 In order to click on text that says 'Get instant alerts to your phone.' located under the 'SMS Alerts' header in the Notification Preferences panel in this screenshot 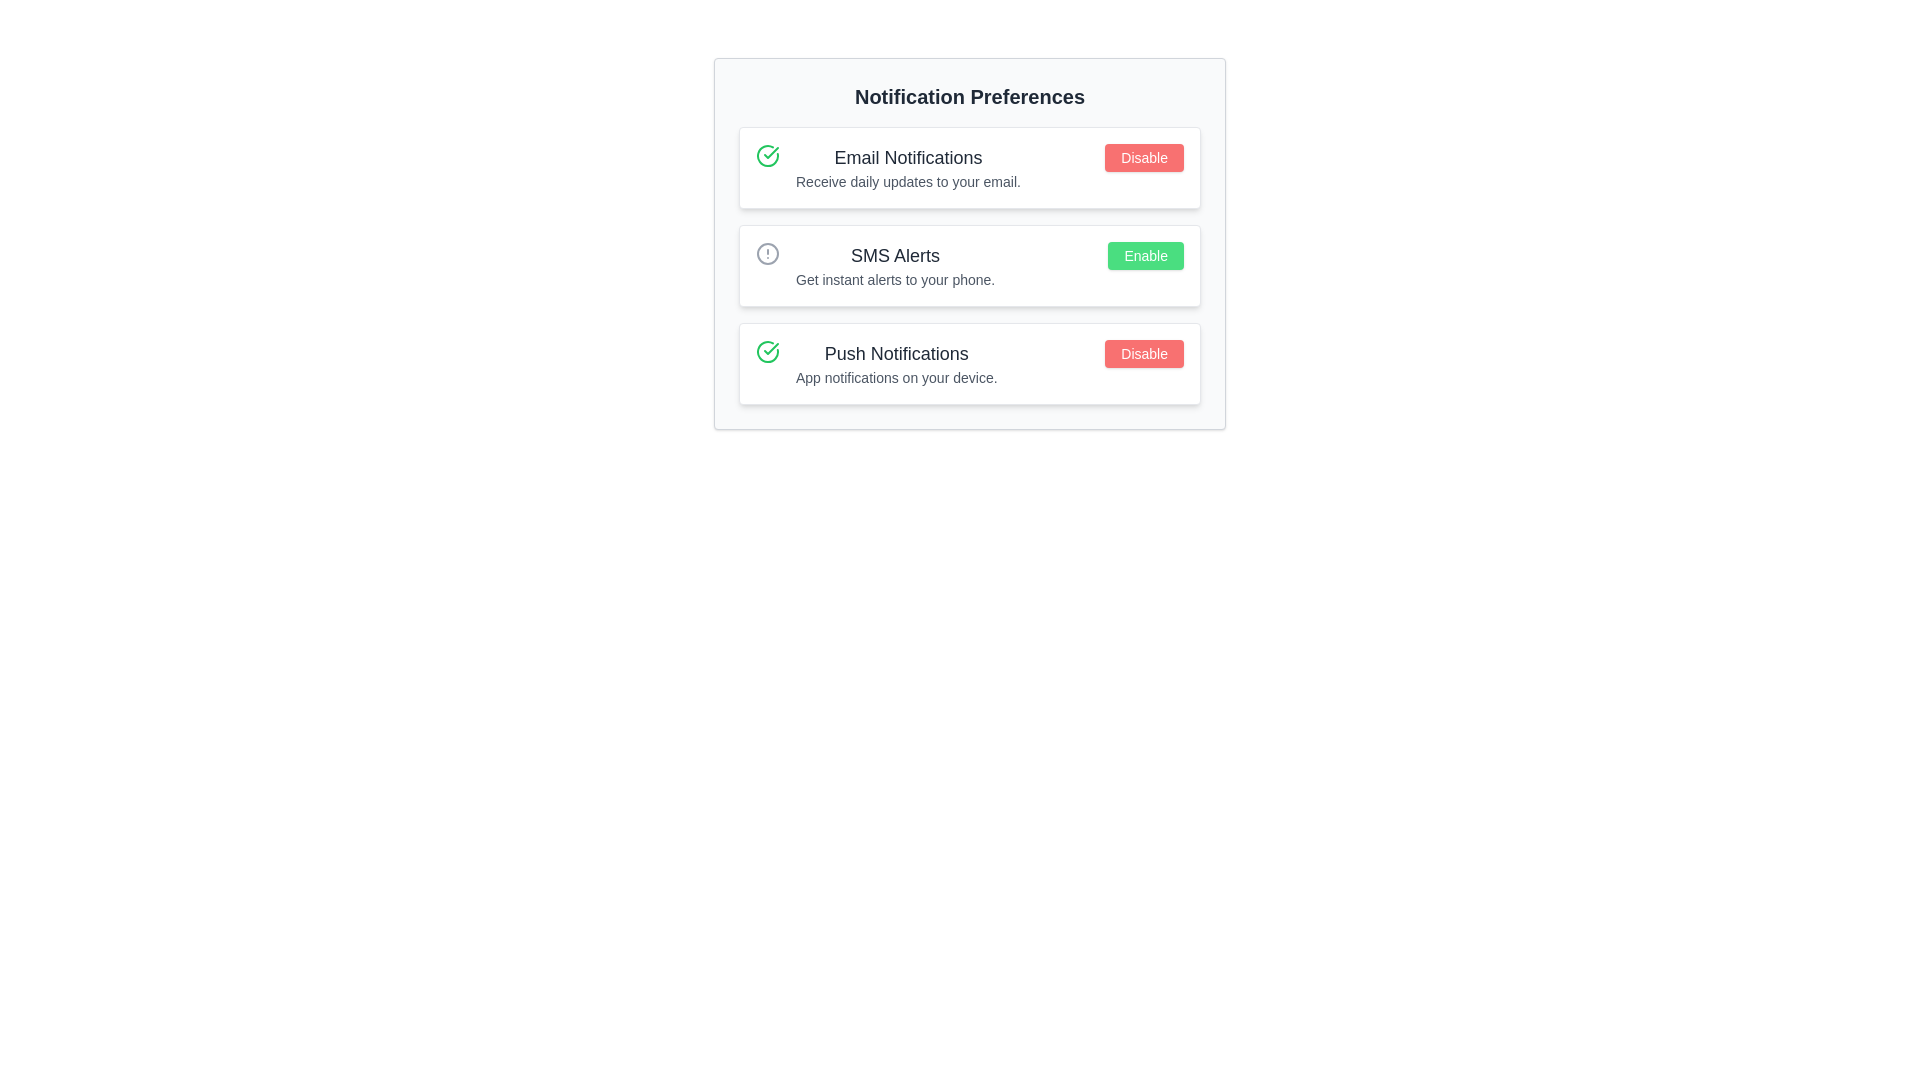, I will do `click(894, 280)`.